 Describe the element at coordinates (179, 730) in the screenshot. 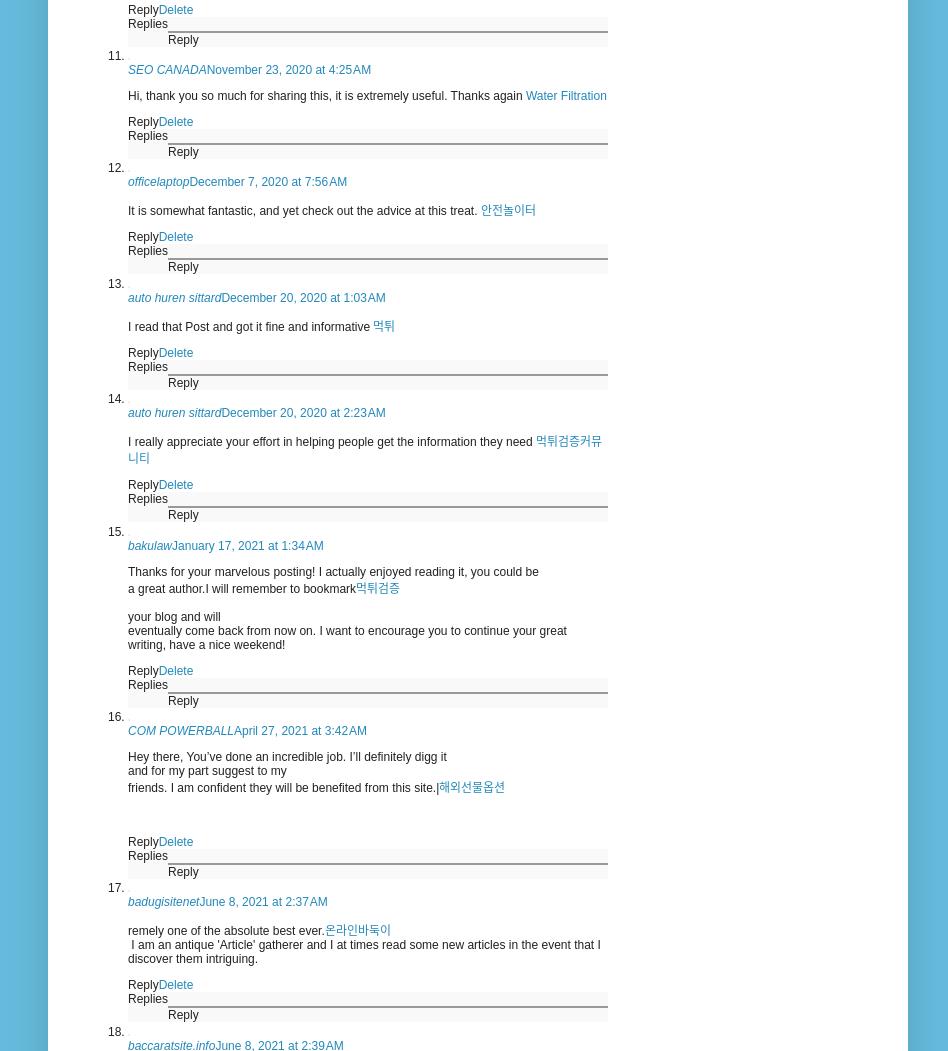

I see `'COM POWERBALL'` at that location.